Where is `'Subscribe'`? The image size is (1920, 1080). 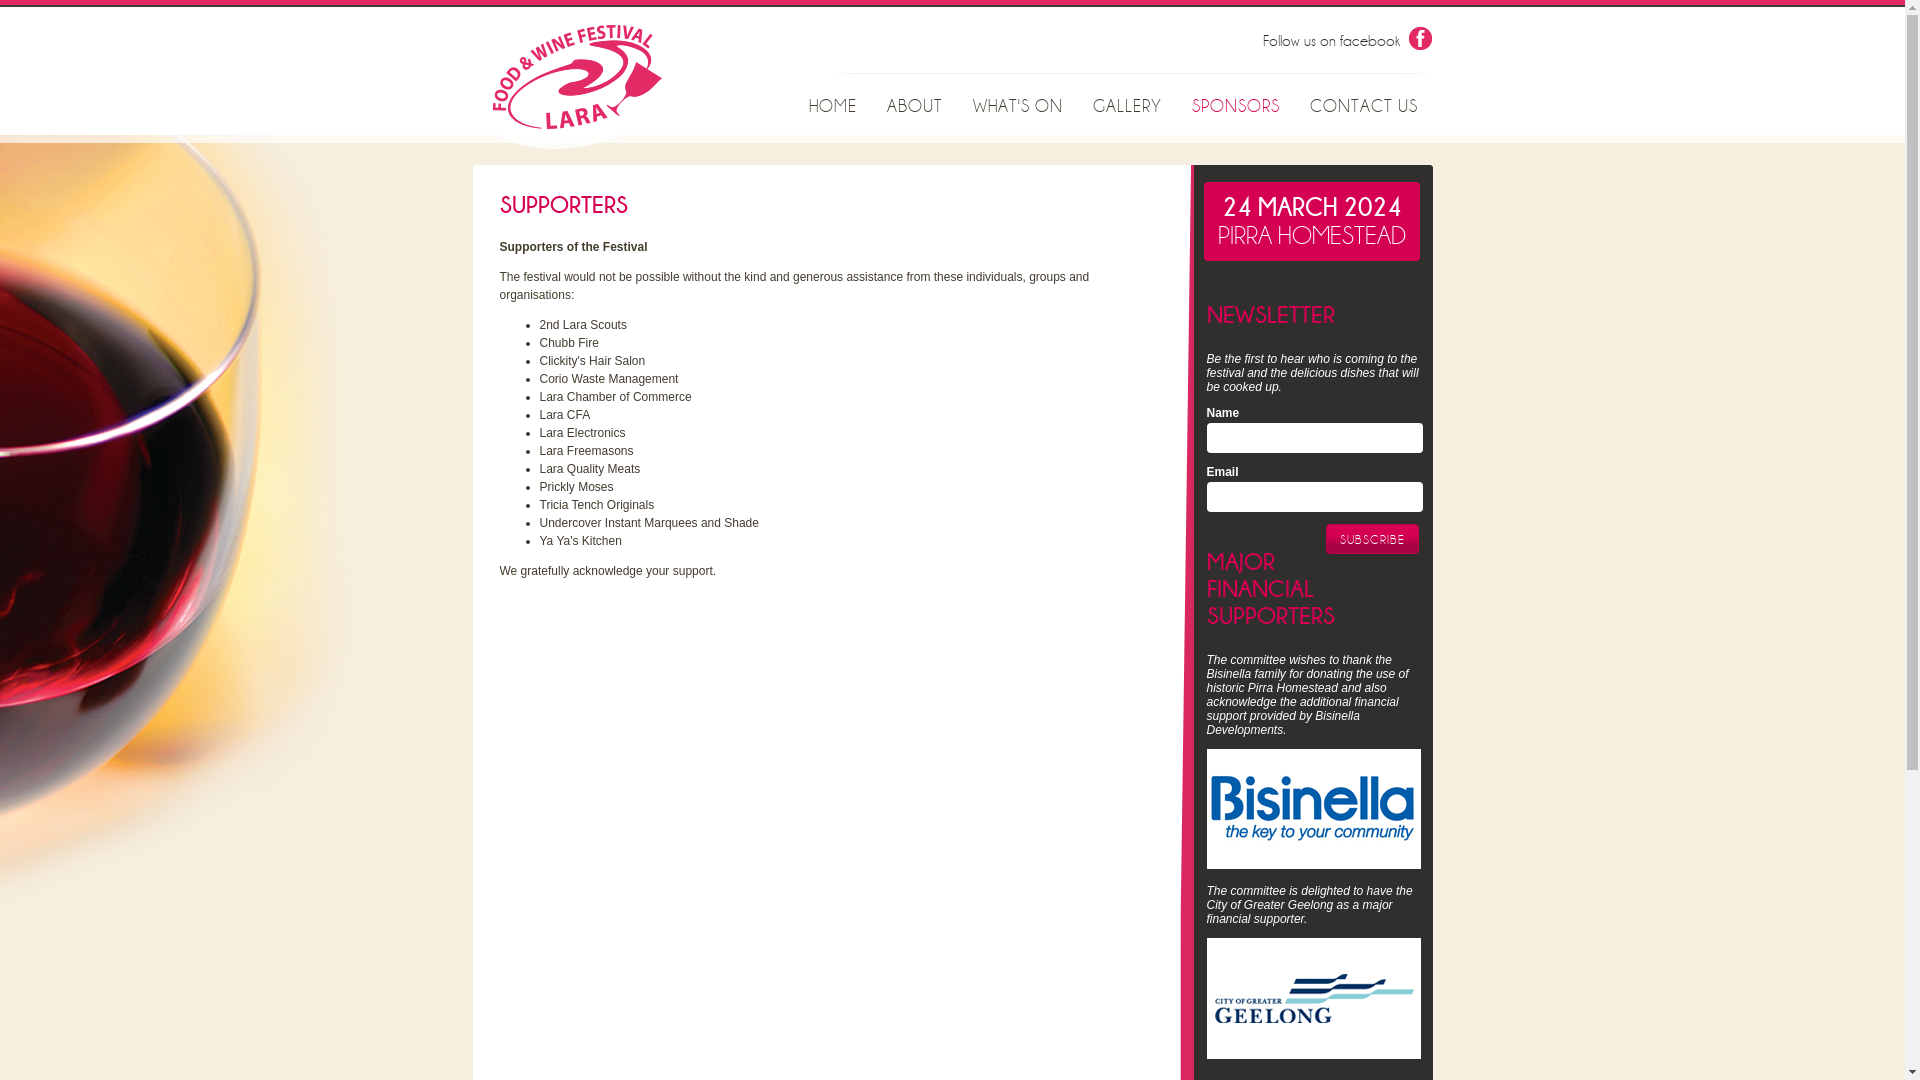 'Subscribe' is located at coordinates (1371, 538).